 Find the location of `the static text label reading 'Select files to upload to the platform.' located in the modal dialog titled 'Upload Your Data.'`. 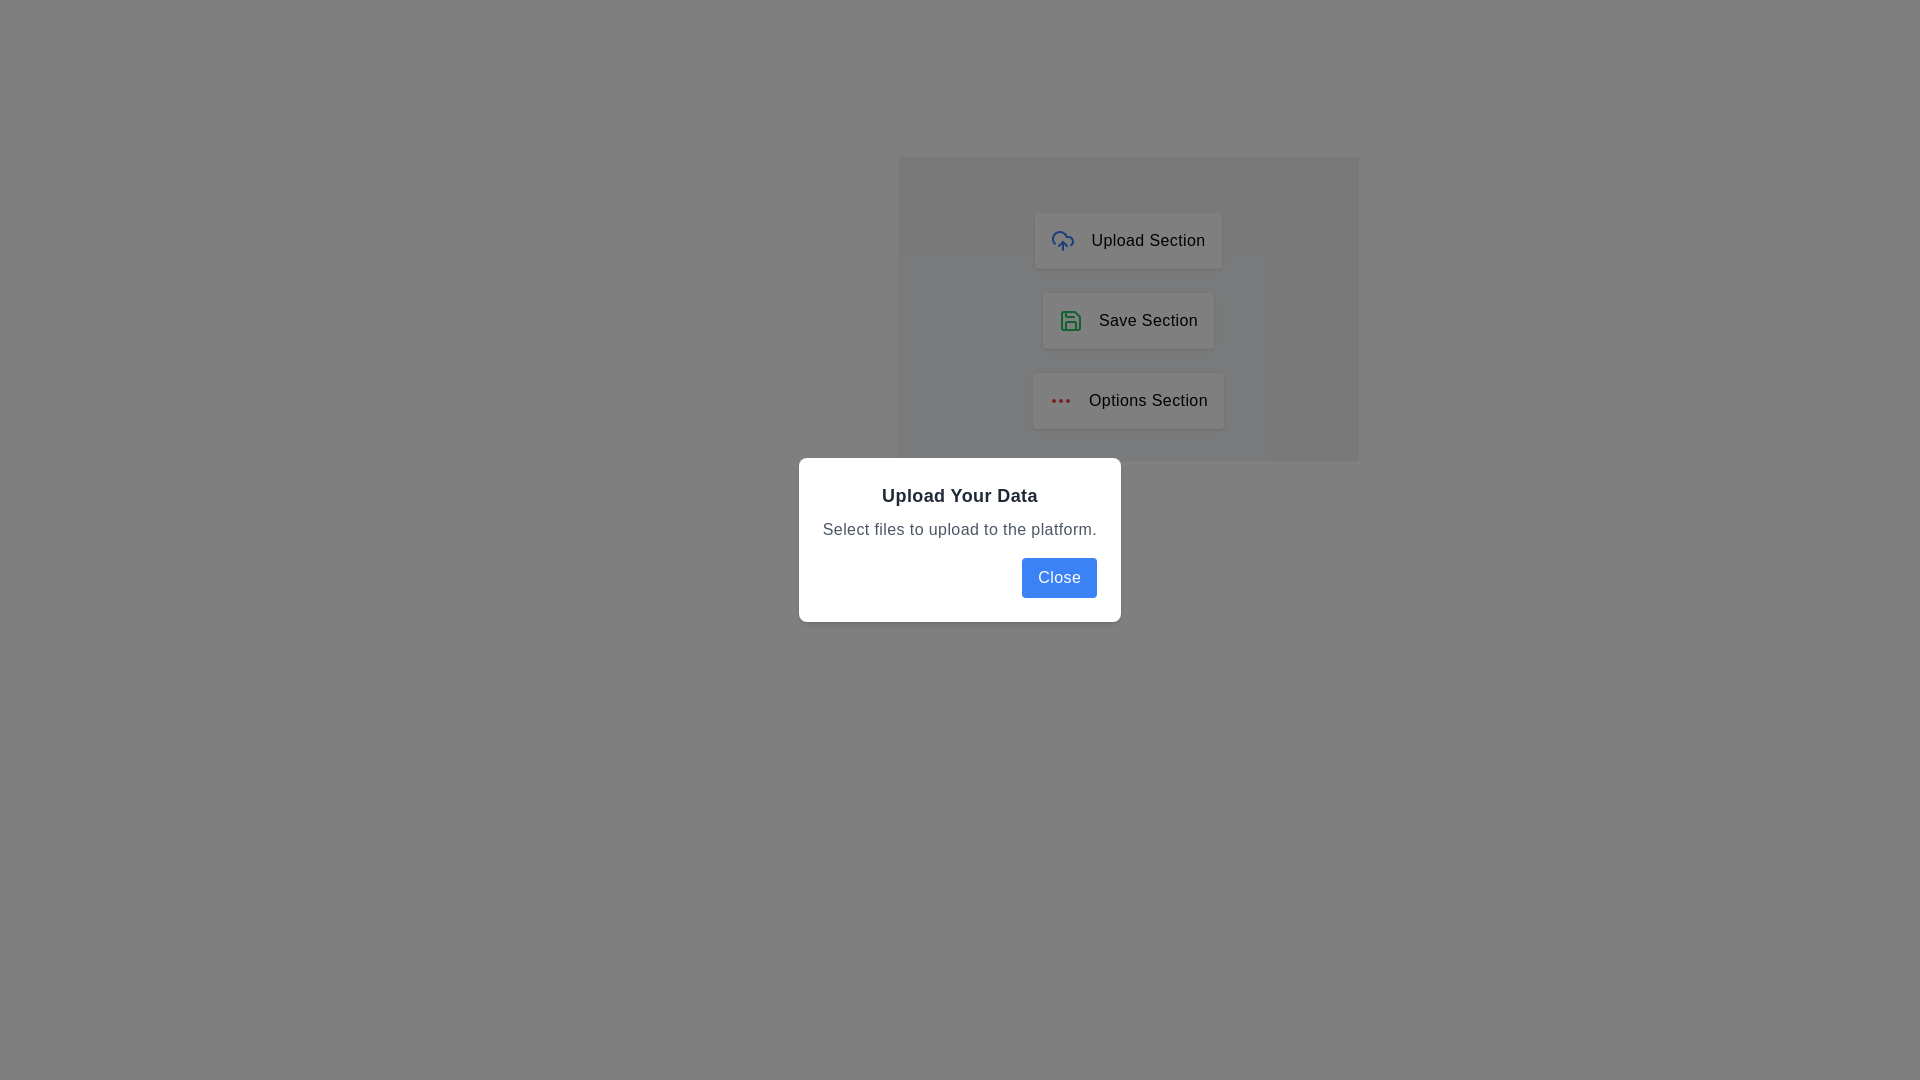

the static text label reading 'Select files to upload to the platform.' located in the modal dialog titled 'Upload Your Data.' is located at coordinates (960, 528).